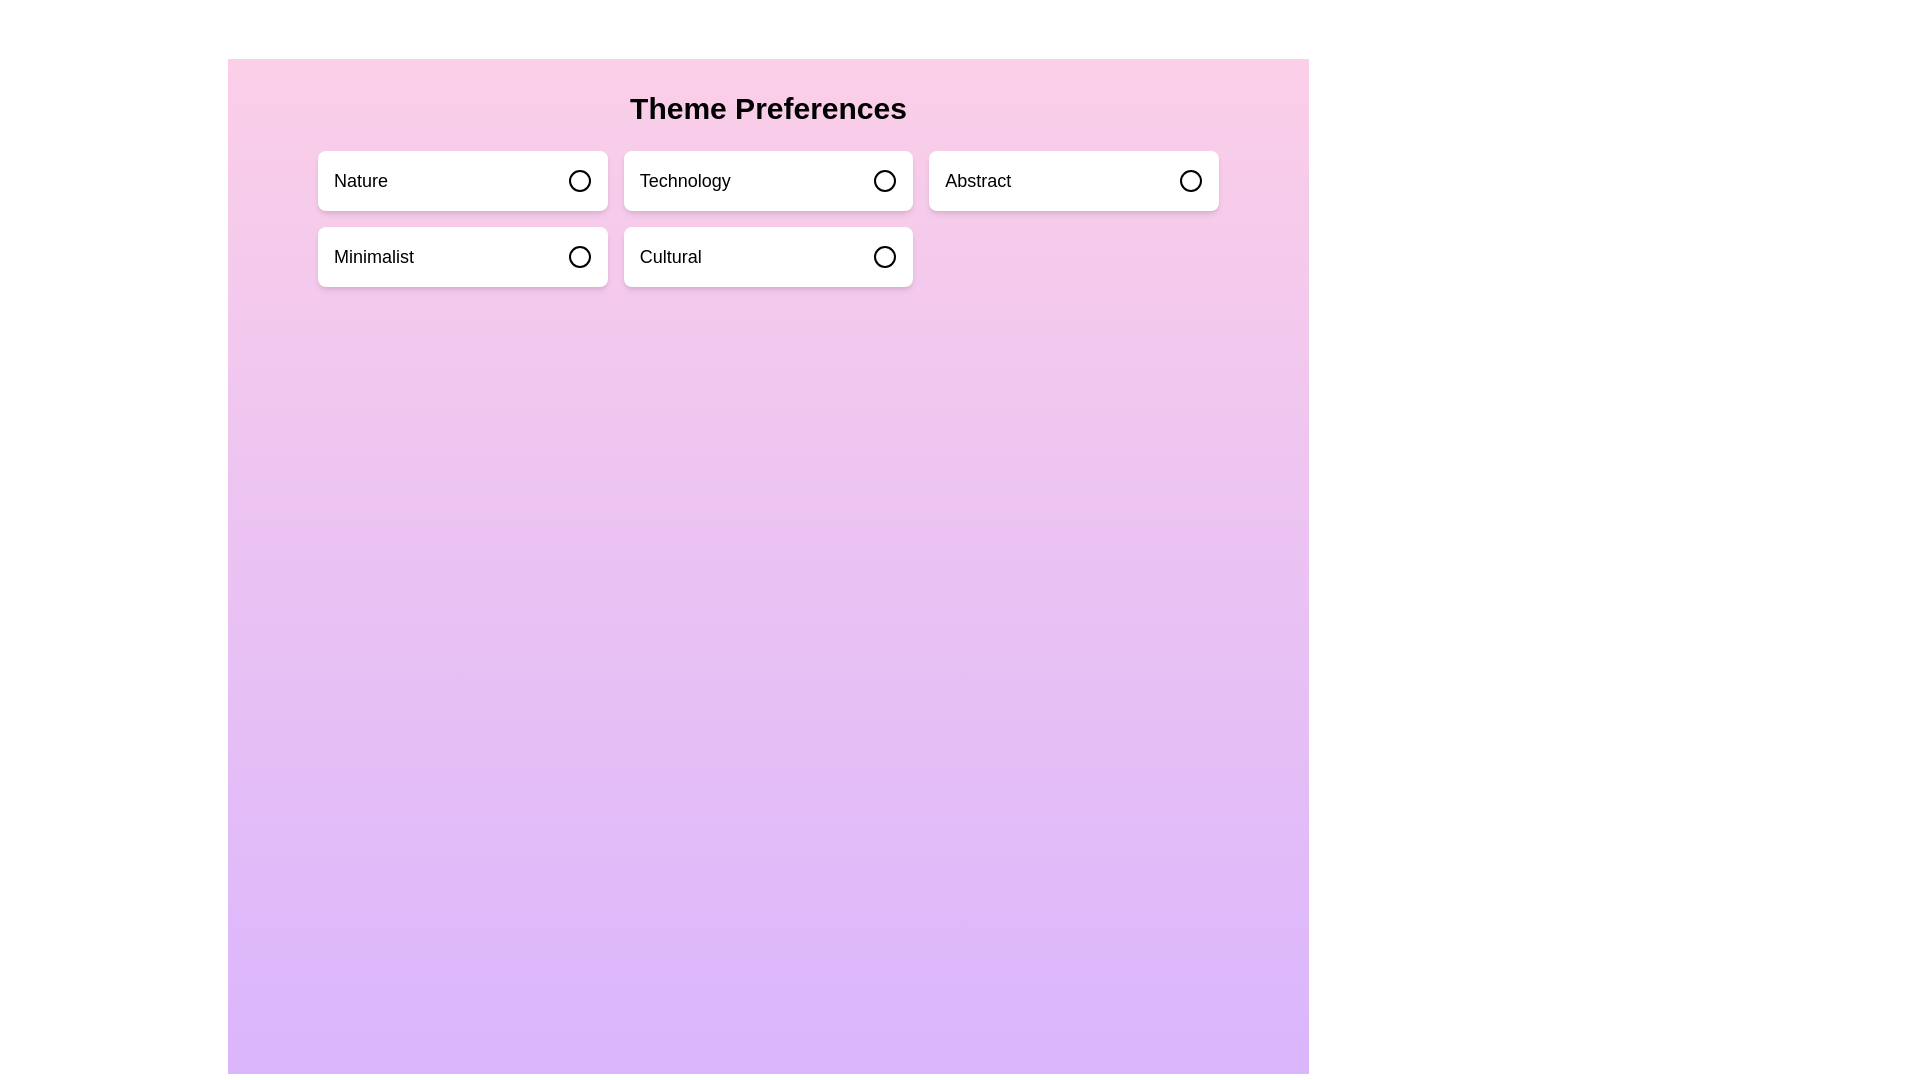 This screenshot has height=1080, width=1920. Describe the element at coordinates (767, 181) in the screenshot. I see `the theme Technology` at that location.